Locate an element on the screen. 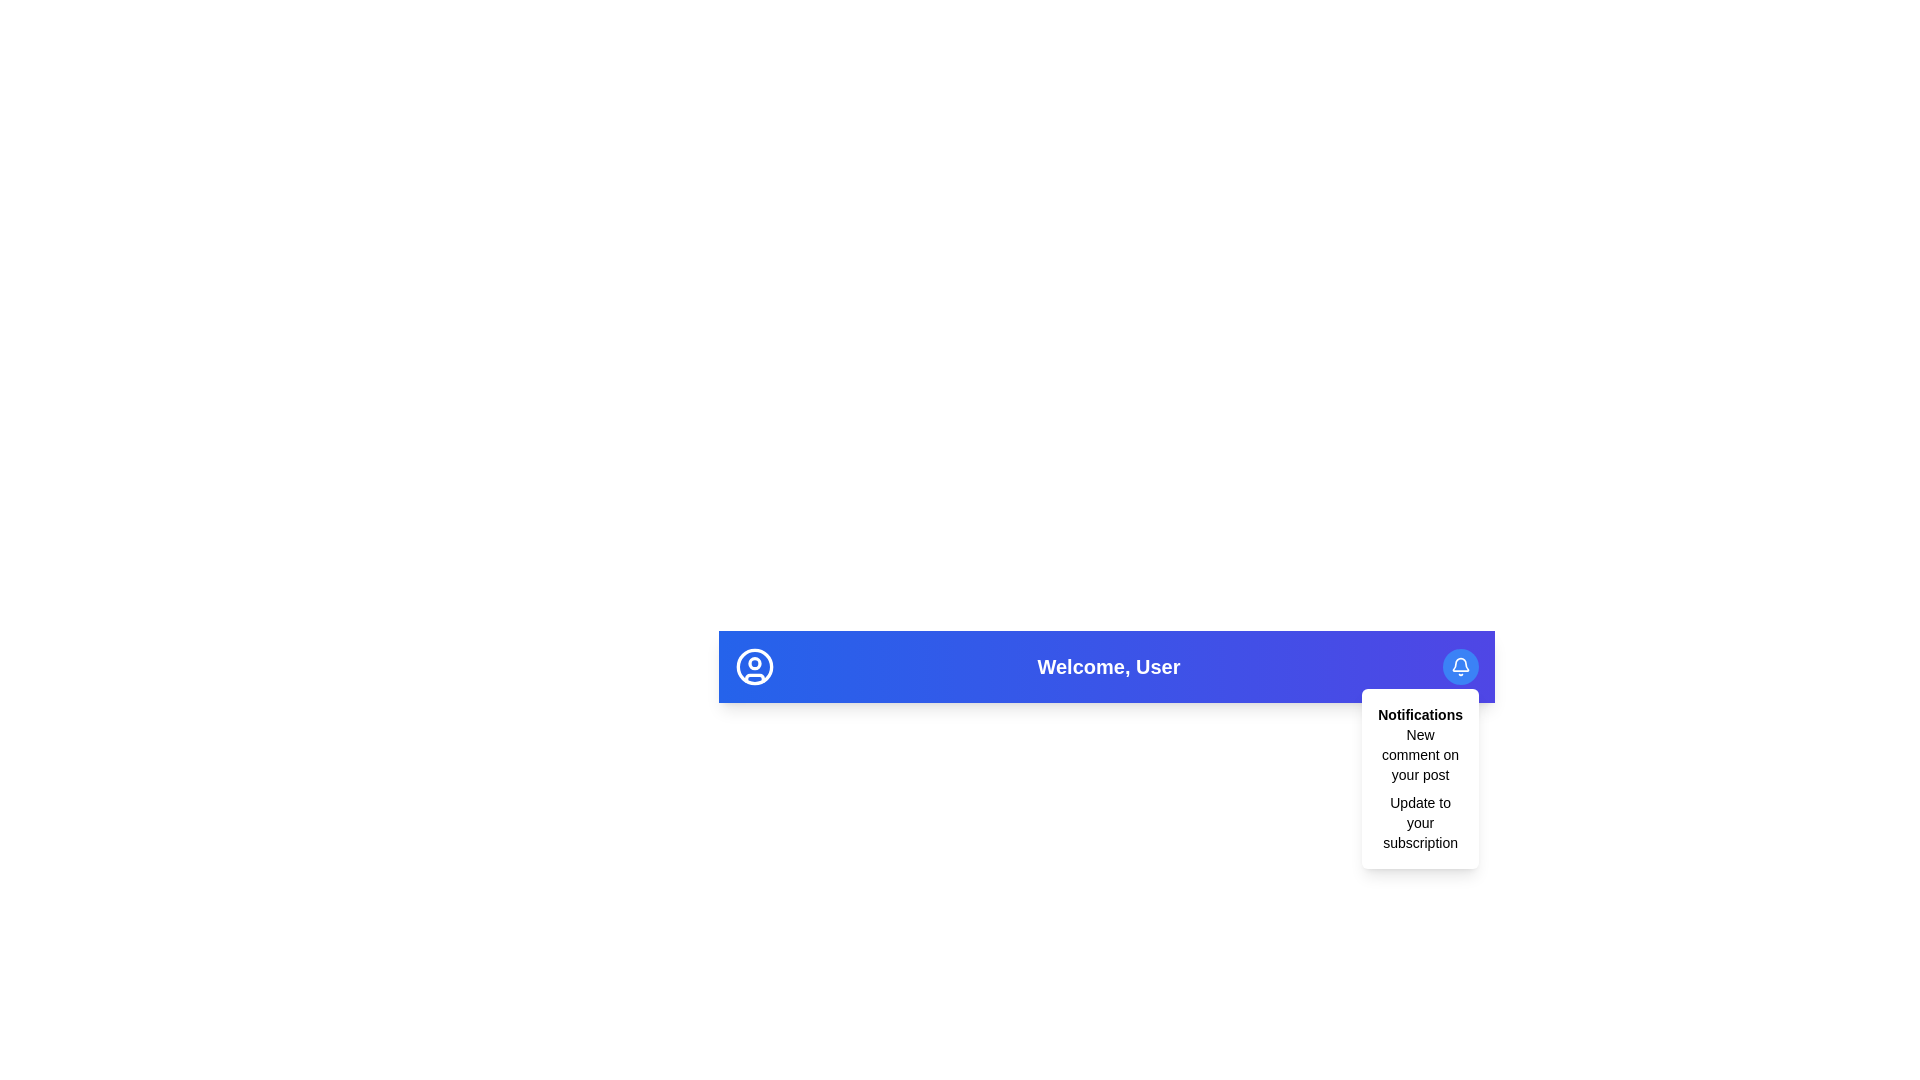 This screenshot has height=1080, width=1920. the decorative SVG circle that serves as a boundary for the user profile icon located in the top blue header bar is located at coordinates (753, 667).